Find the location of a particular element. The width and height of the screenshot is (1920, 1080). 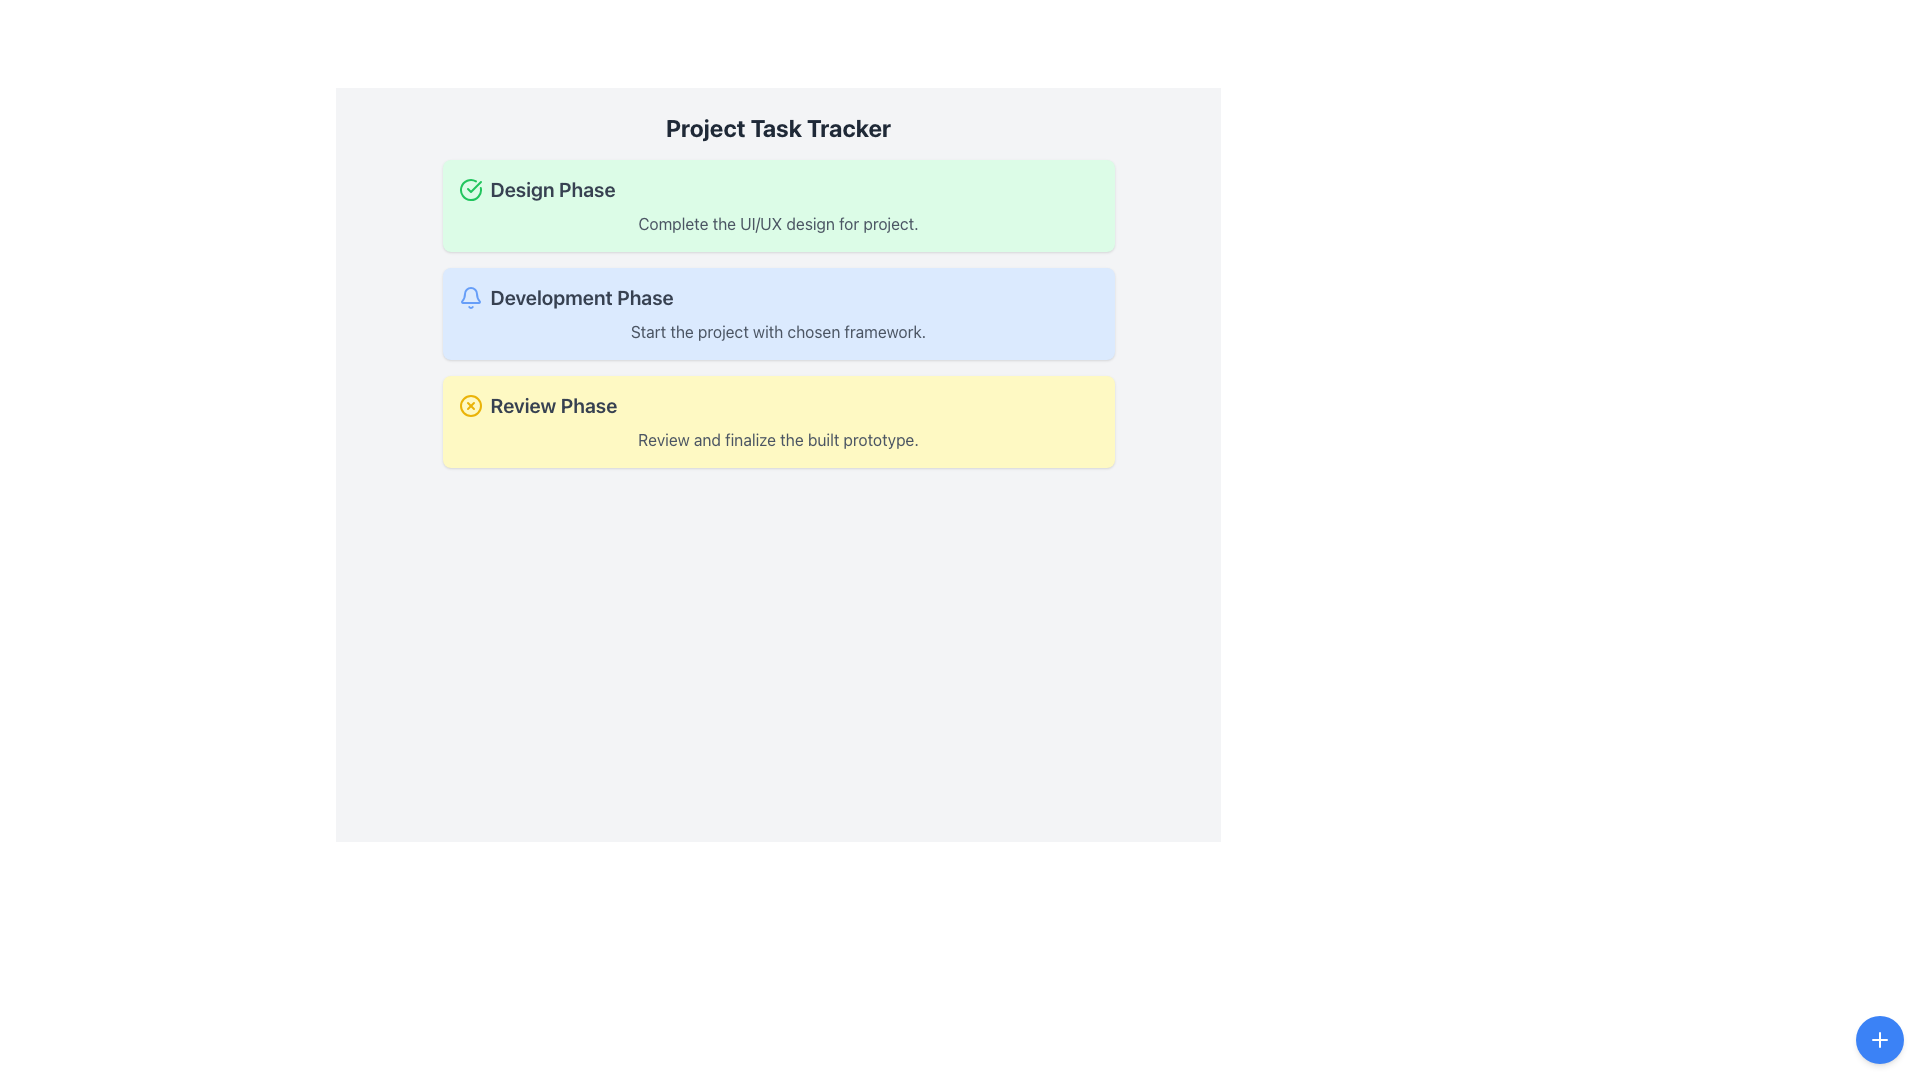

the Plus Icon button located at the bottom-right corner of the interface is located at coordinates (1879, 1039).